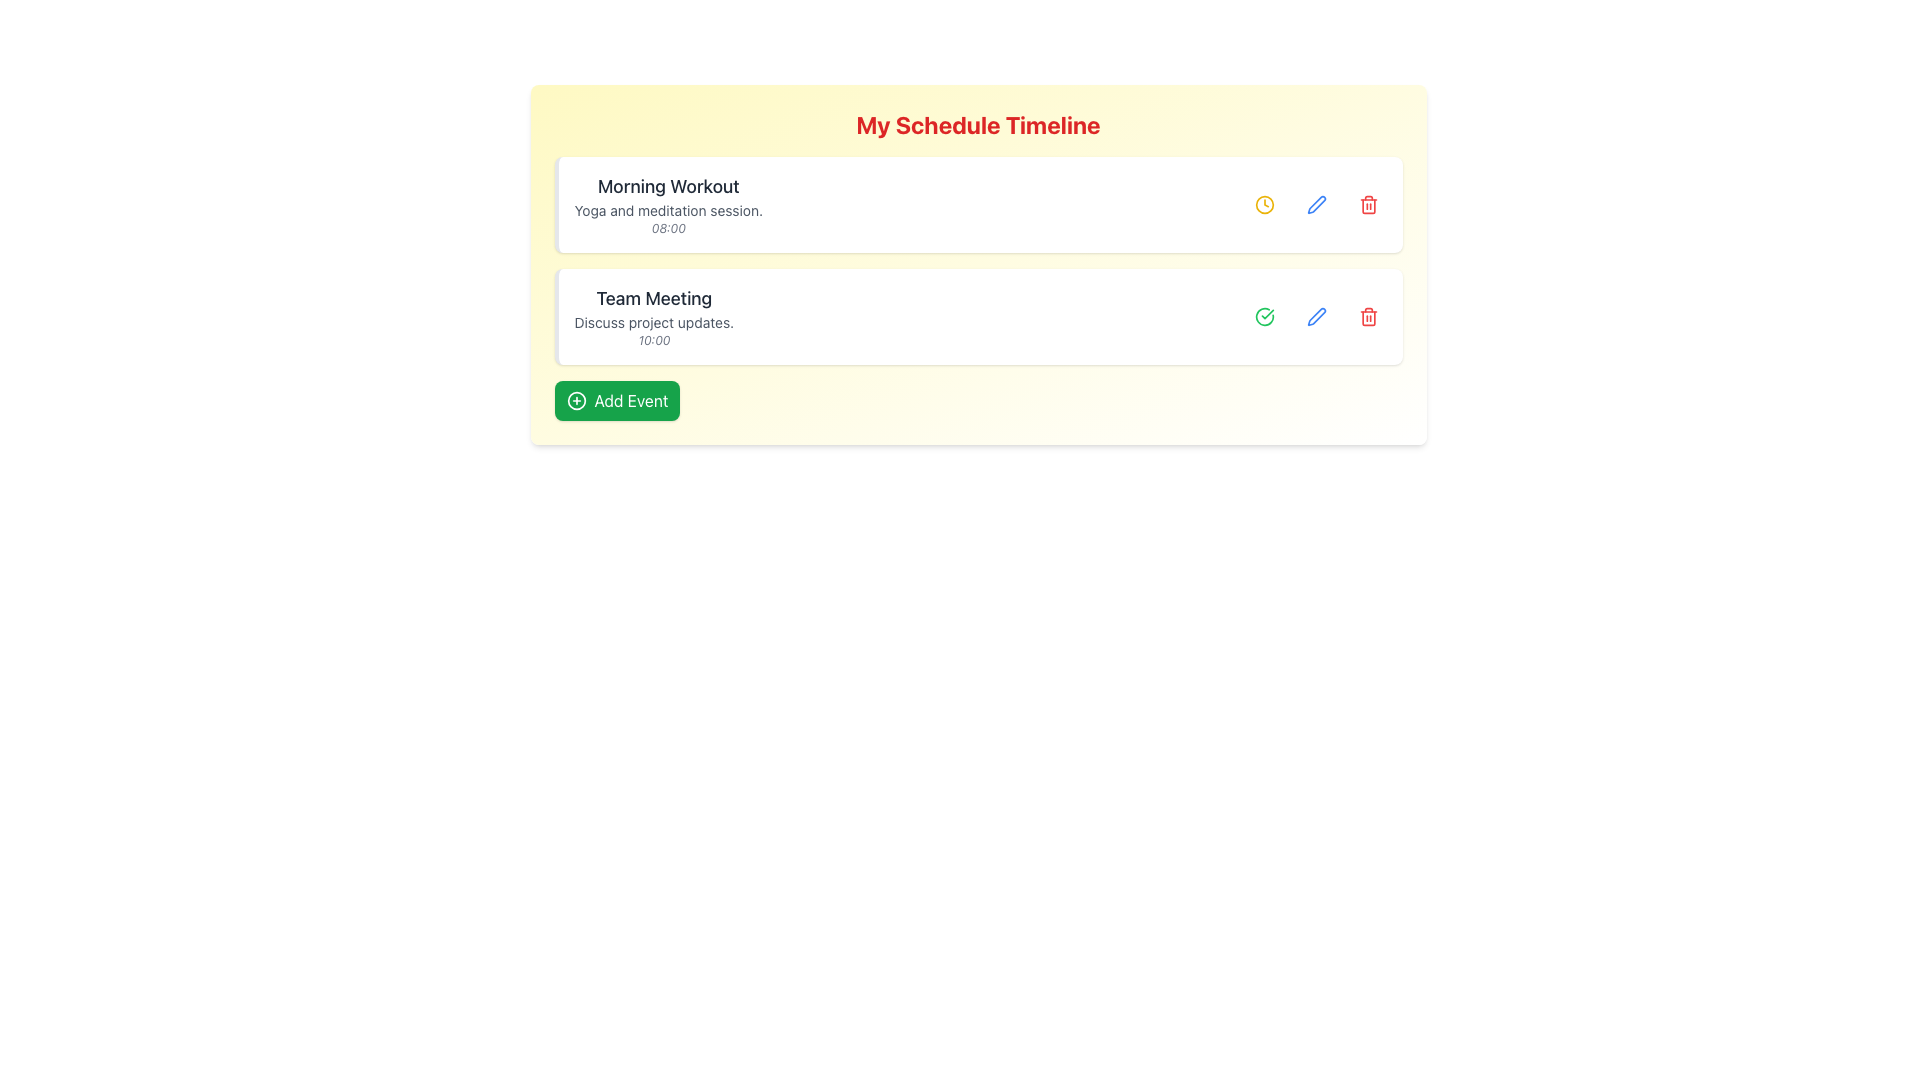 This screenshot has height=1080, width=1920. What do you see at coordinates (1263, 204) in the screenshot?
I see `the yellow circle resembling a clock face, which serves as the outer boundary of the clock icon in the 'Morning Workout' schedule card` at bounding box center [1263, 204].